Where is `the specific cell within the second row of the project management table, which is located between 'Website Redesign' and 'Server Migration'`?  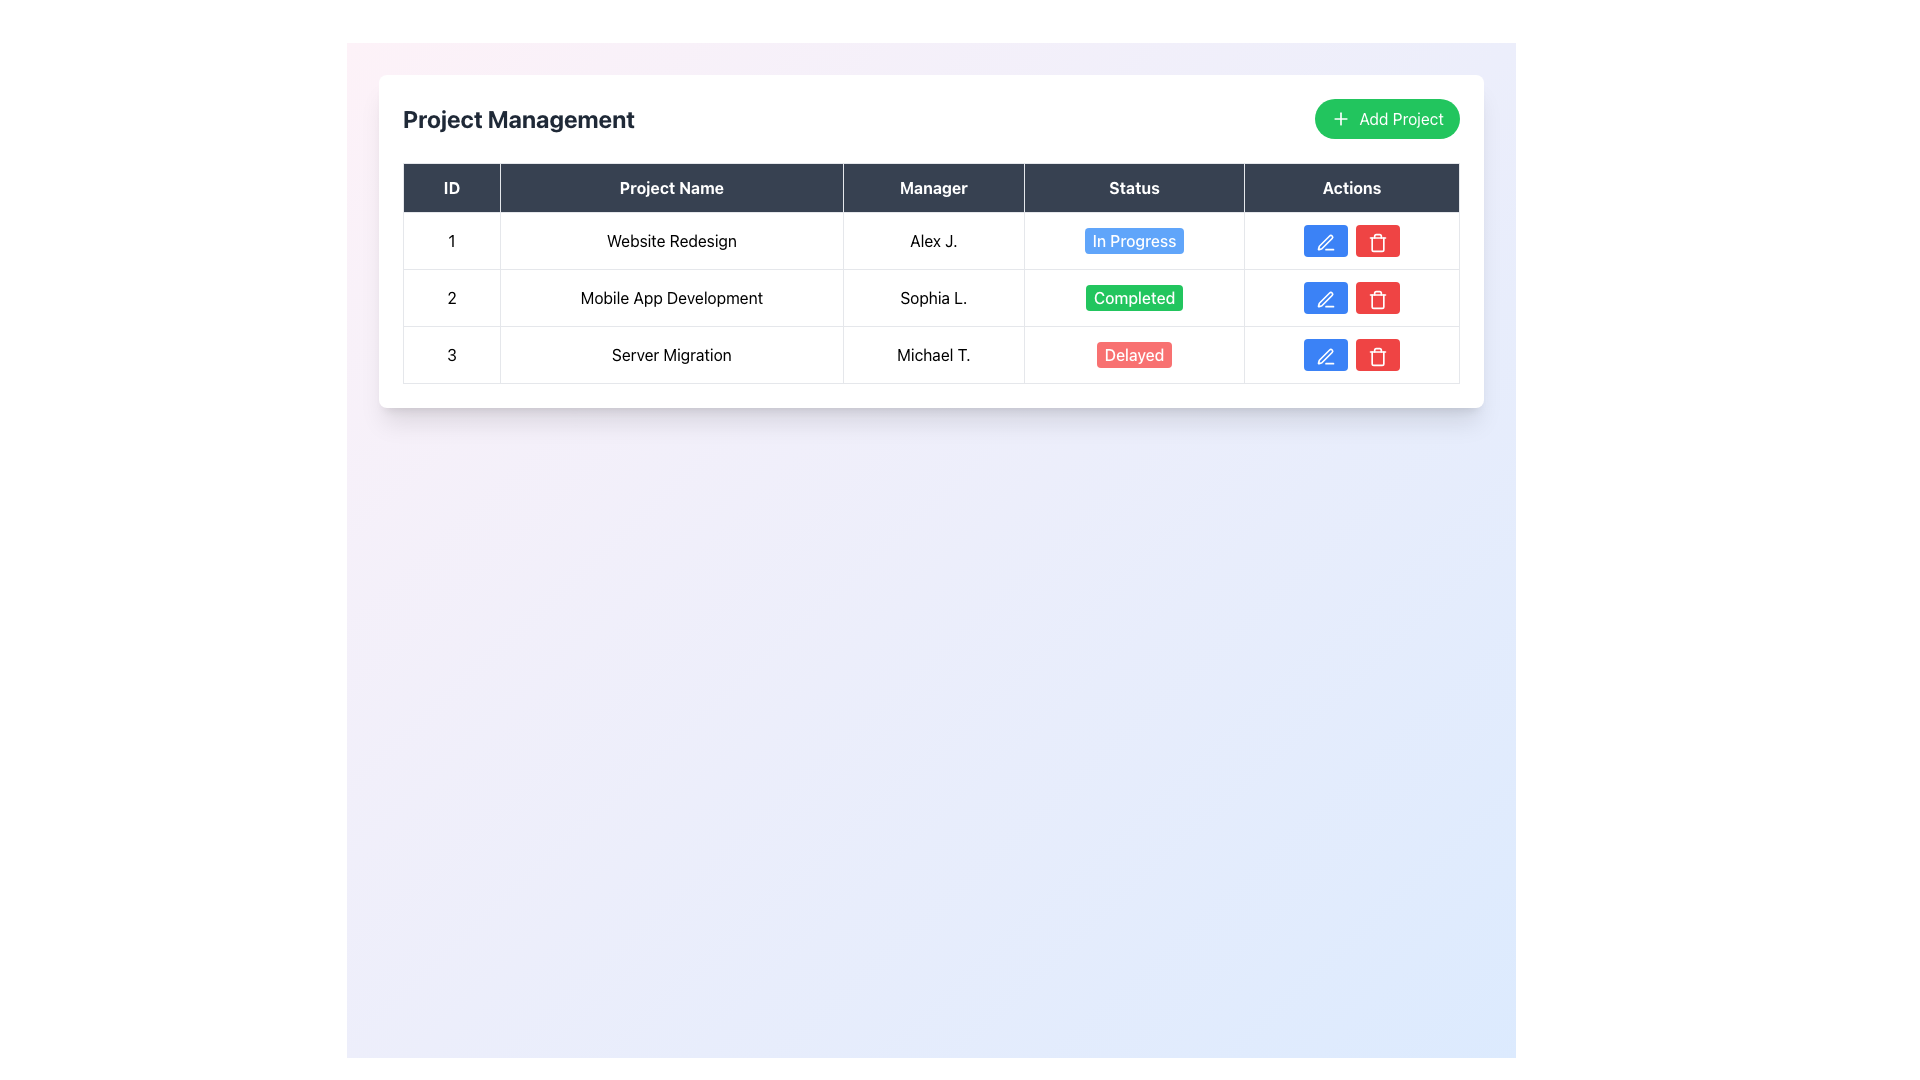
the specific cell within the second row of the project management table, which is located between 'Website Redesign' and 'Server Migration' is located at coordinates (930, 297).